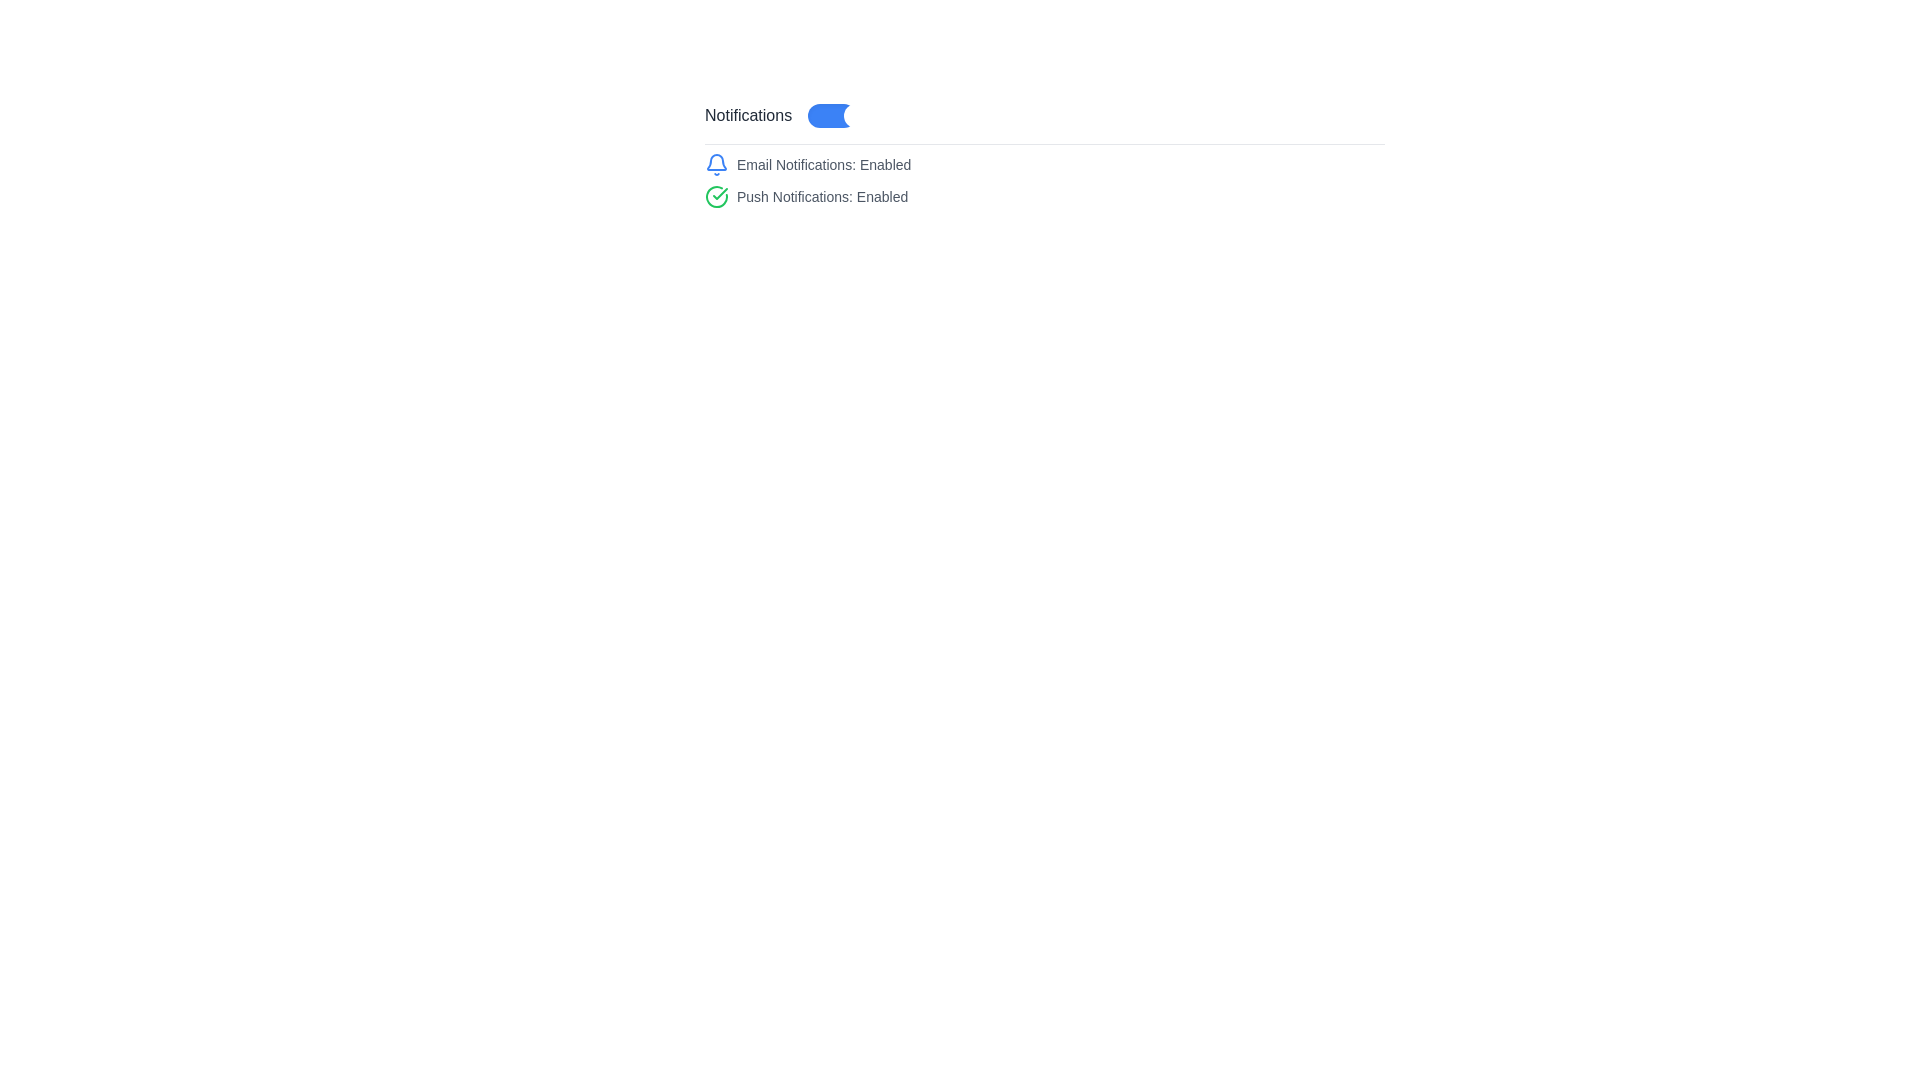 The height and width of the screenshot is (1080, 1920). Describe the element at coordinates (822, 196) in the screenshot. I see `the status message label that indicates Push Notifications are enabled, located to the right of the green checkmark icon under the 'Notifications' subsection` at that location.